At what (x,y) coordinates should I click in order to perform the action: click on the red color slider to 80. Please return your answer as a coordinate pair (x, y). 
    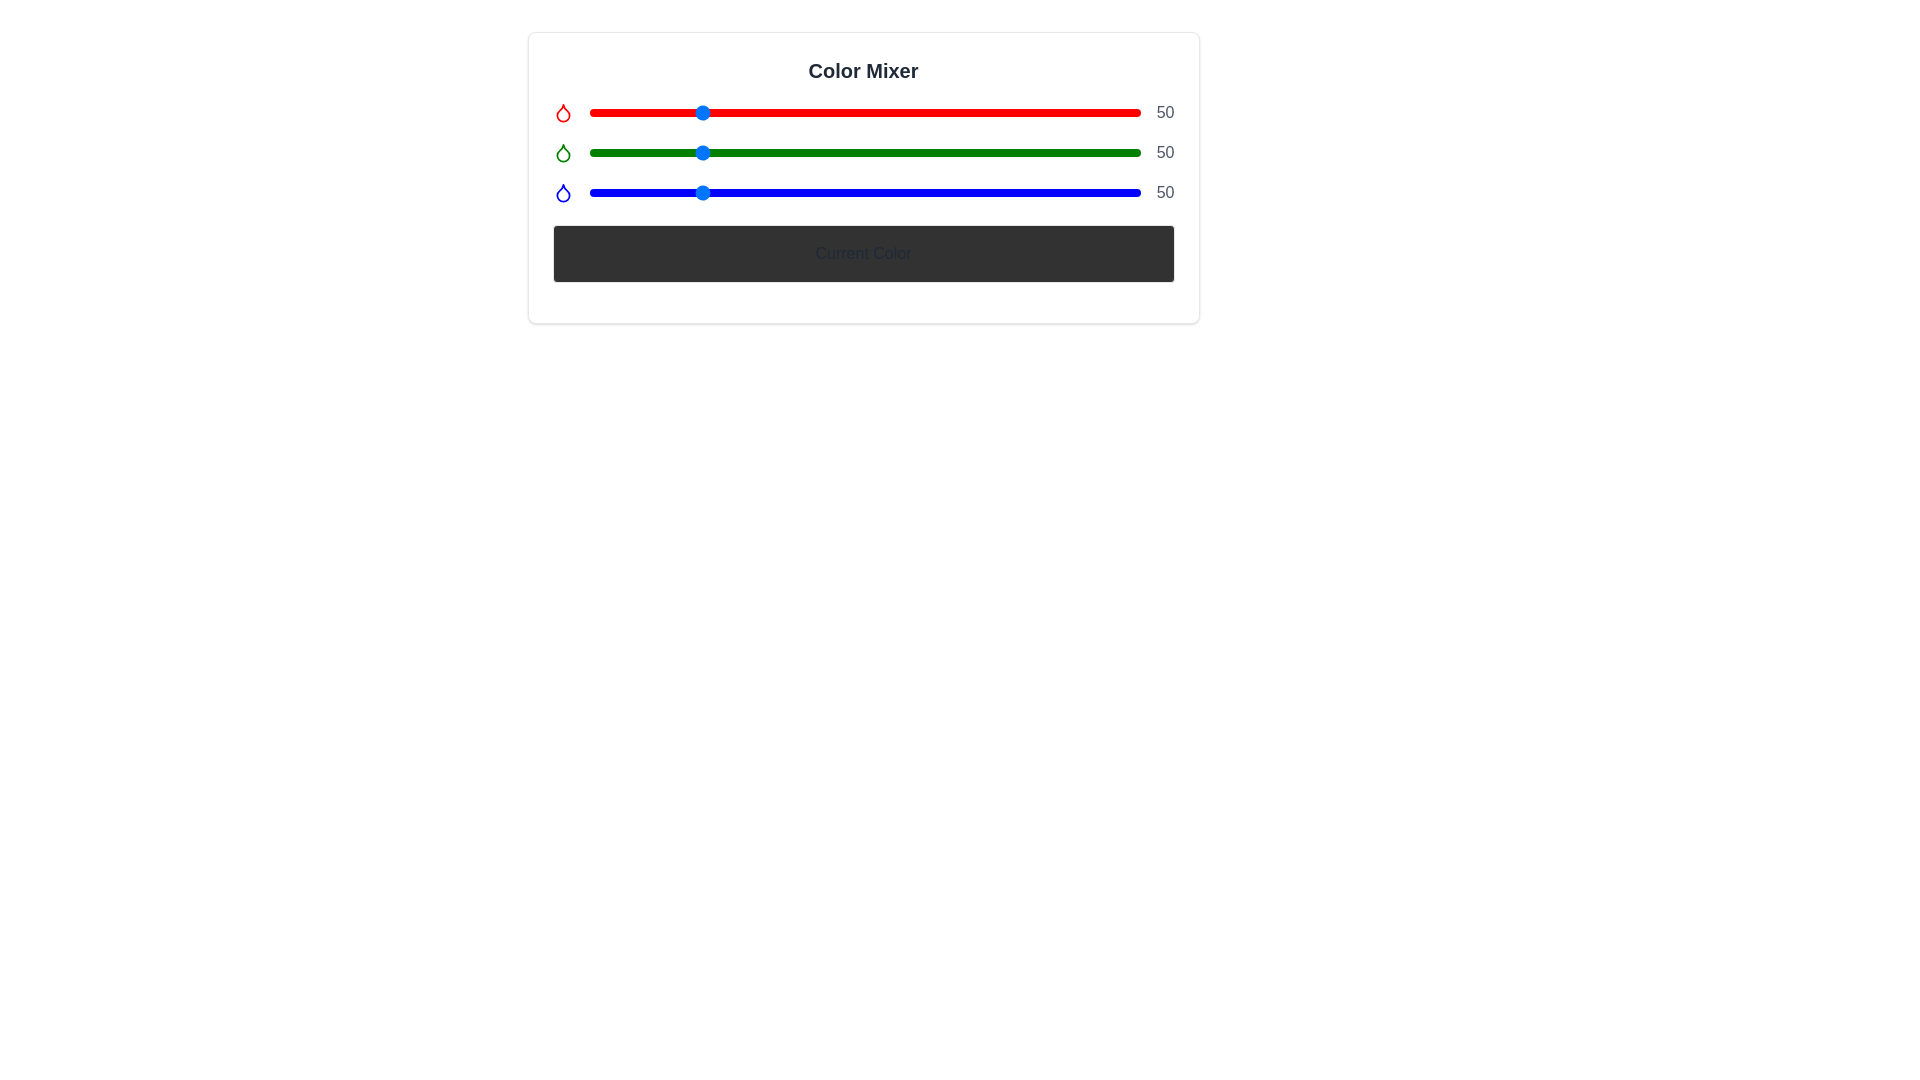
    Looking at the image, I should click on (761, 112).